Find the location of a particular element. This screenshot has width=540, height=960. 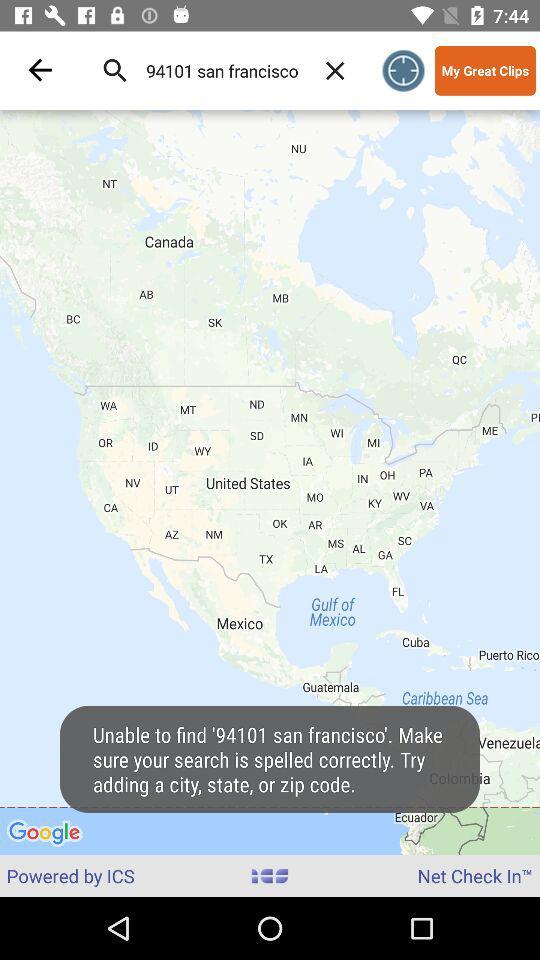

item above the powered by ics item is located at coordinates (270, 481).